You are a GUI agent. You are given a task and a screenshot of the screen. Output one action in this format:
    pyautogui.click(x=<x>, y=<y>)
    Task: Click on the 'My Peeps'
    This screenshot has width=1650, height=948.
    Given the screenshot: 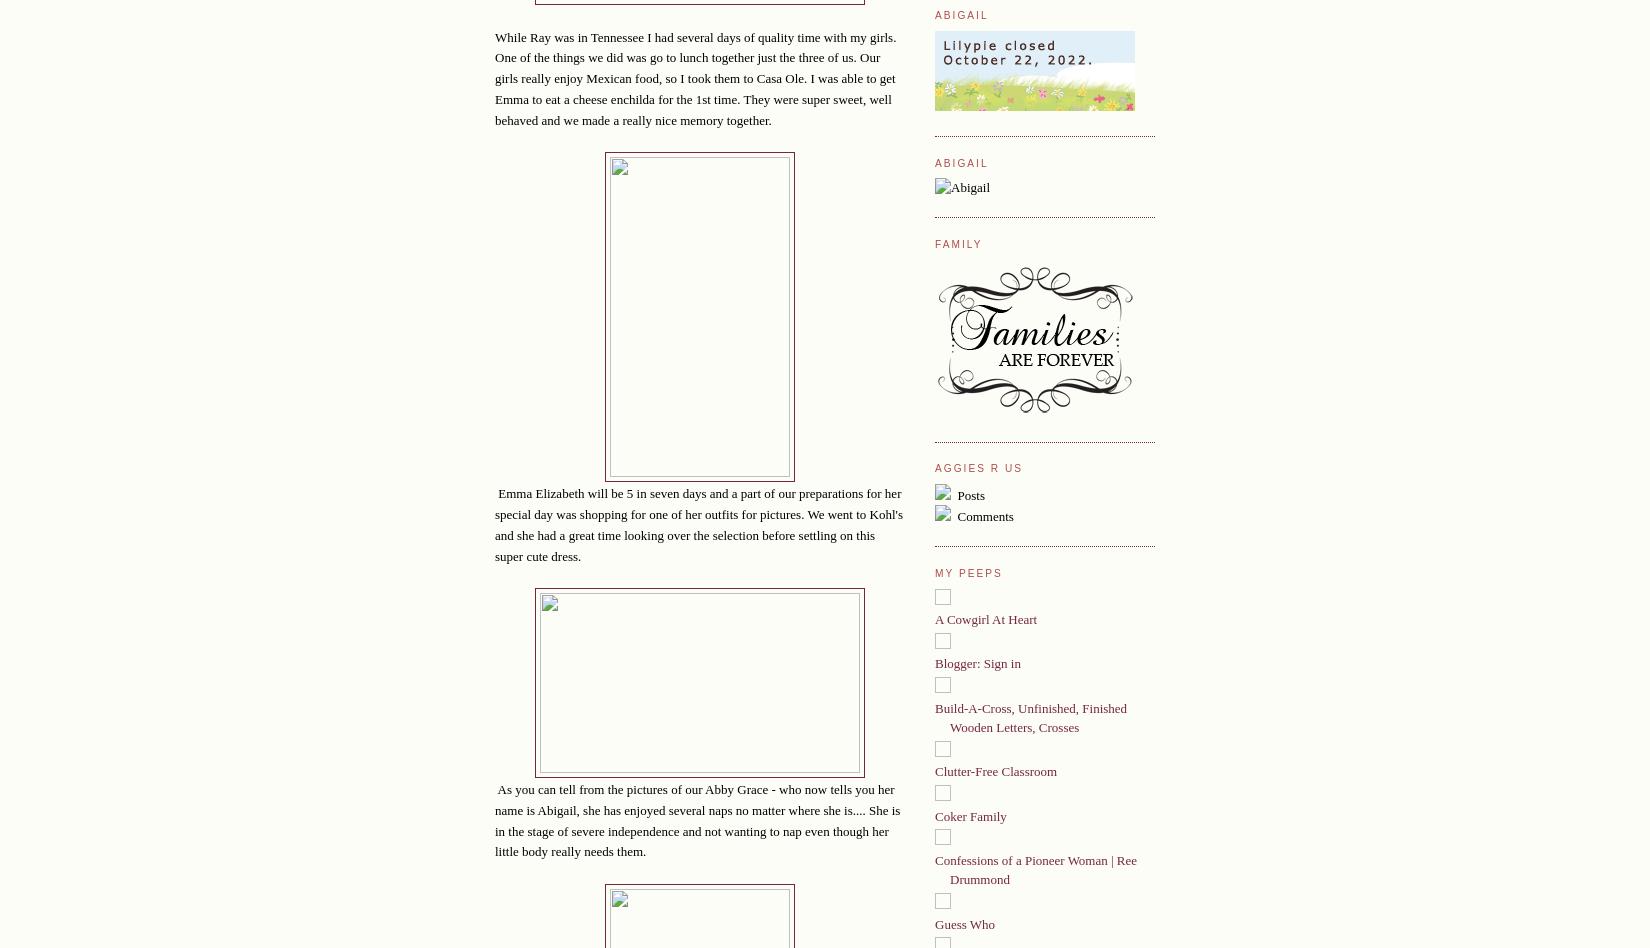 What is the action you would take?
    pyautogui.click(x=968, y=572)
    